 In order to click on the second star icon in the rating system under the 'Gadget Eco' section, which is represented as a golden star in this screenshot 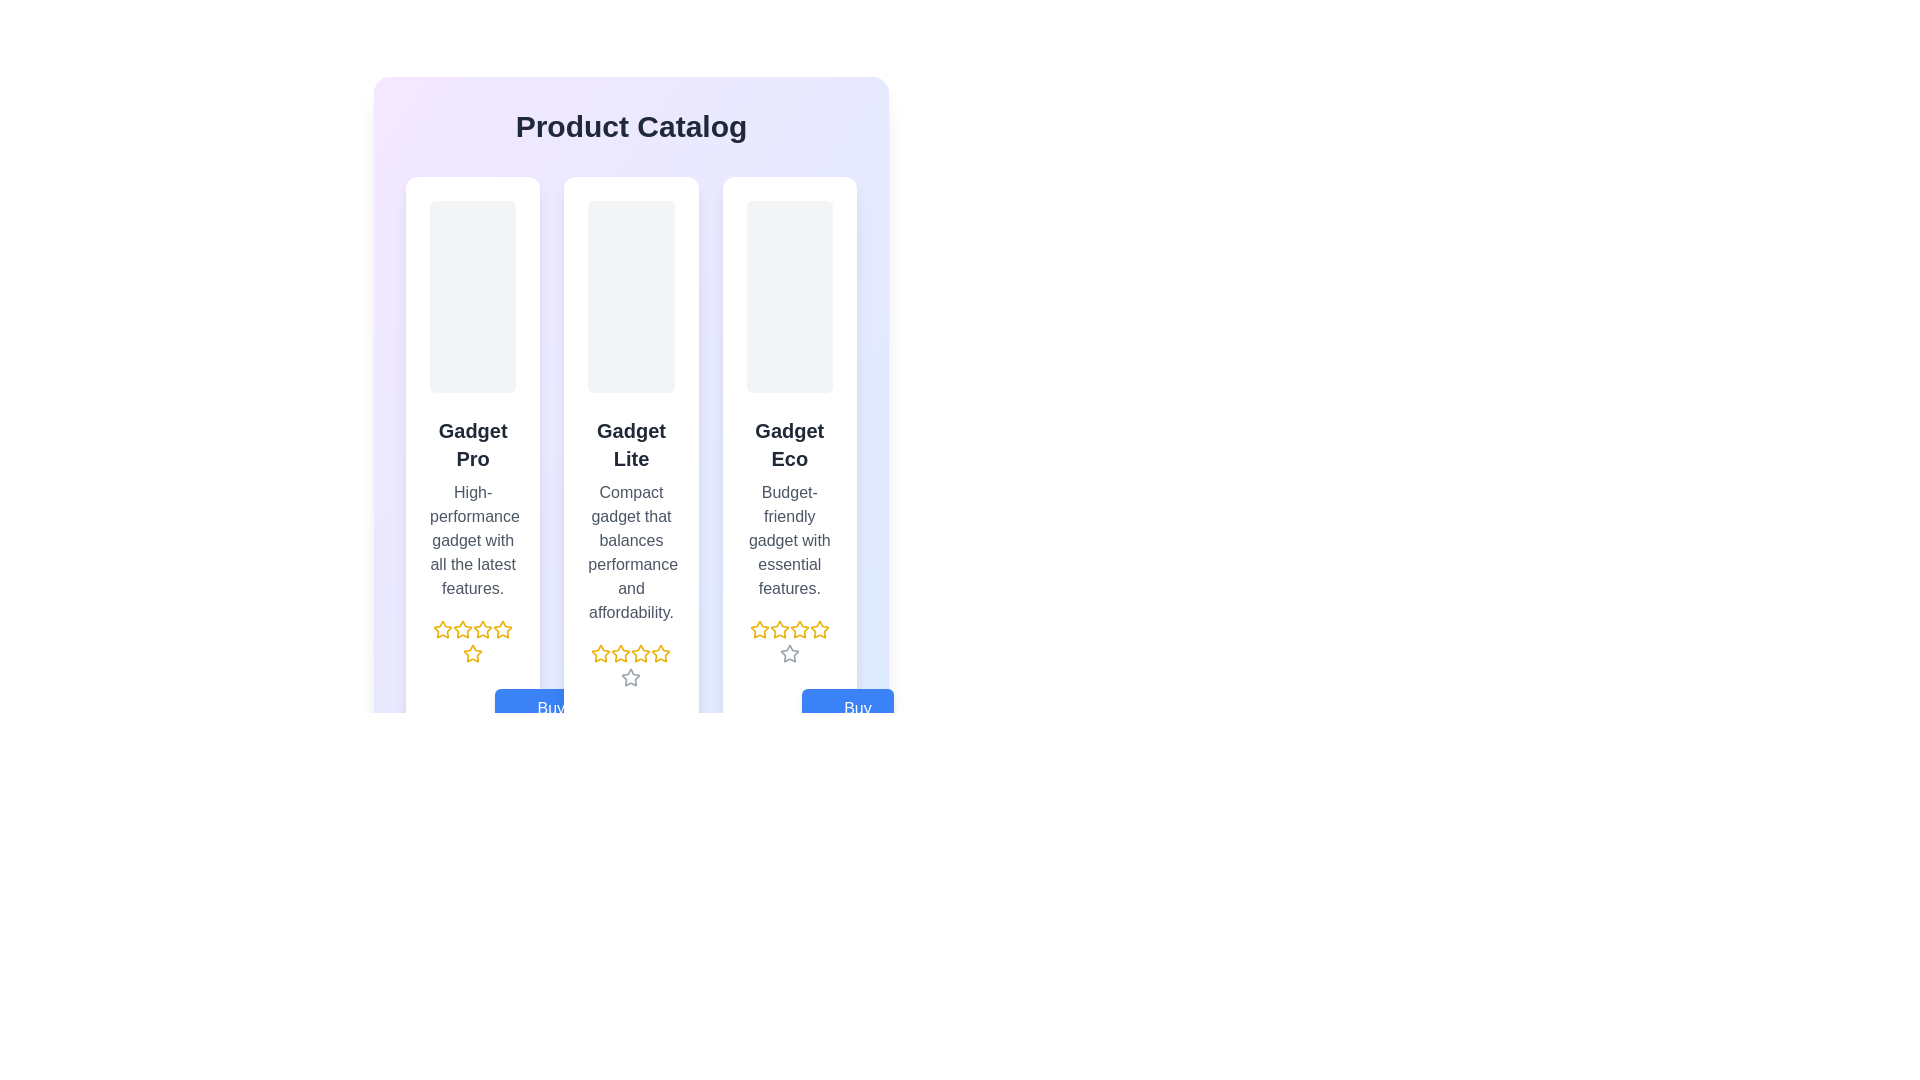, I will do `click(758, 628)`.